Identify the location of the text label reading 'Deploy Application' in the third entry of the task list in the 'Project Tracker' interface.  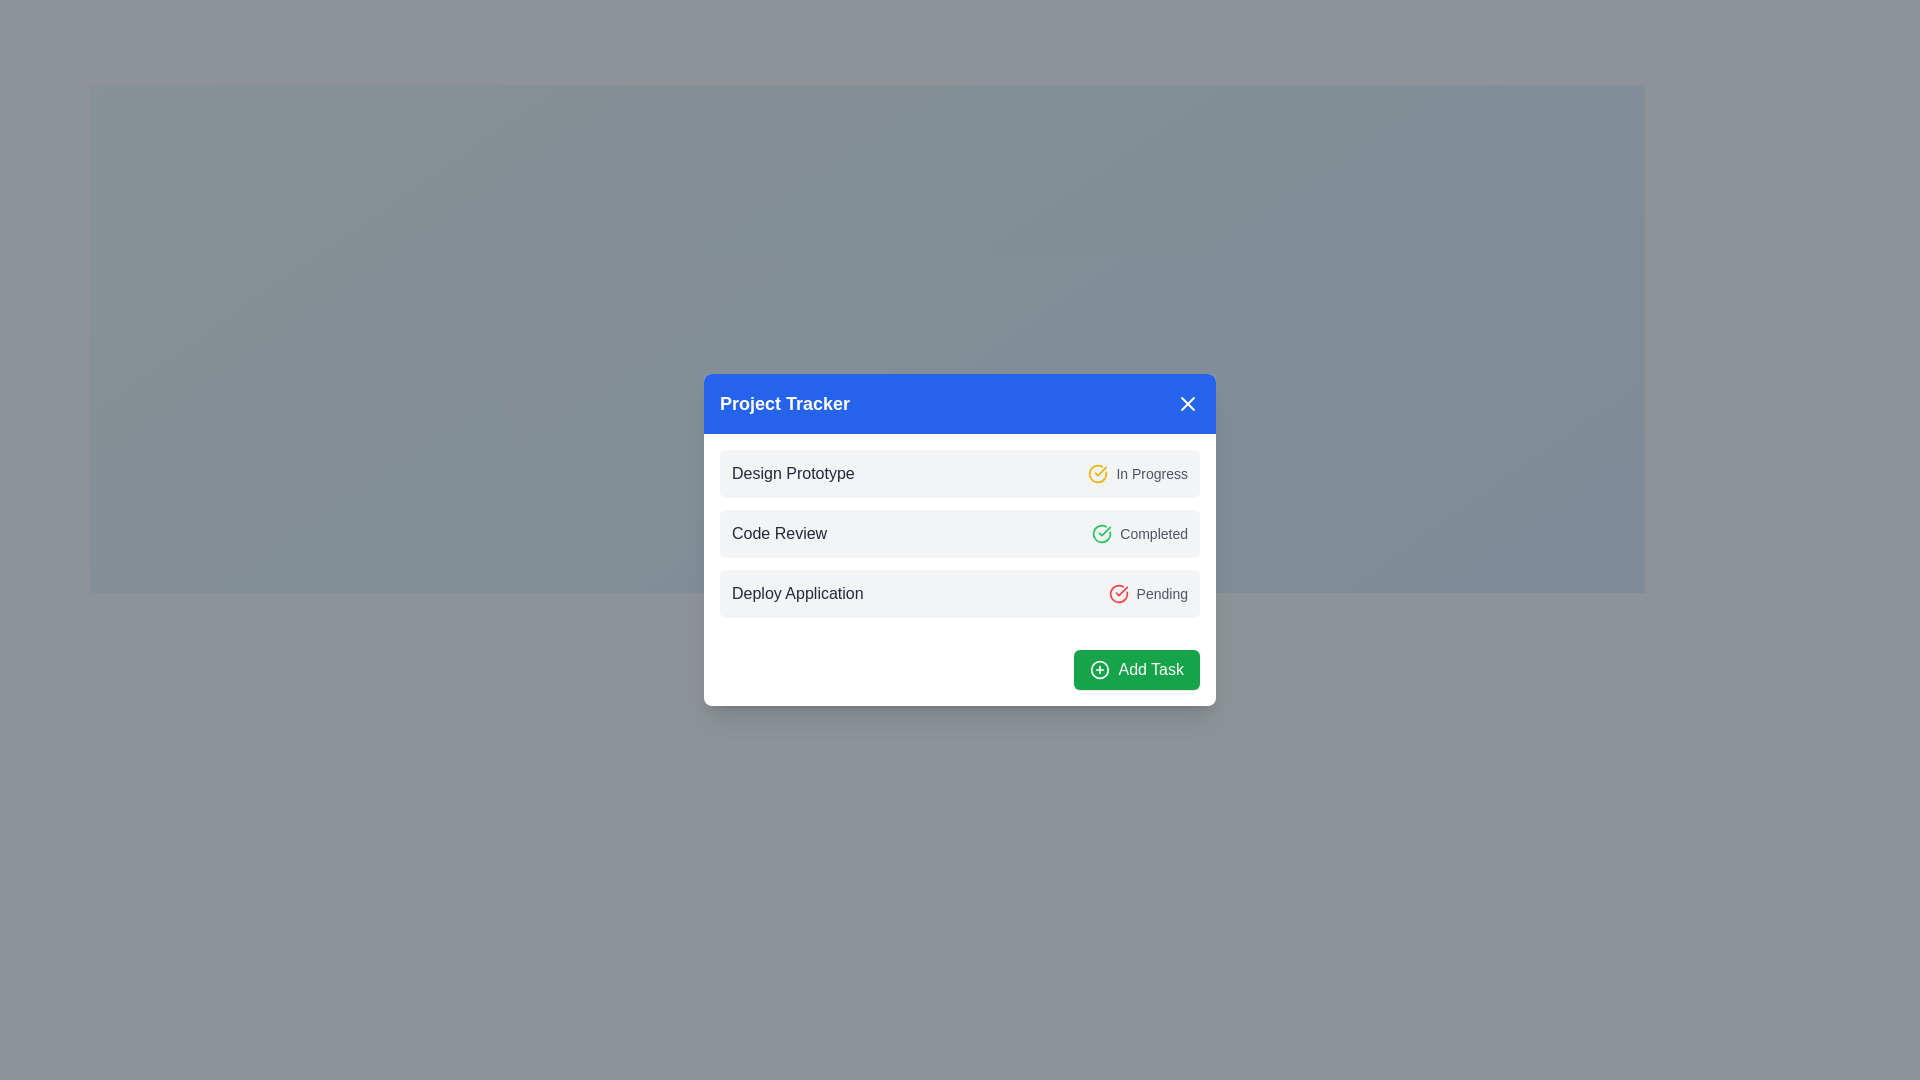
(796, 593).